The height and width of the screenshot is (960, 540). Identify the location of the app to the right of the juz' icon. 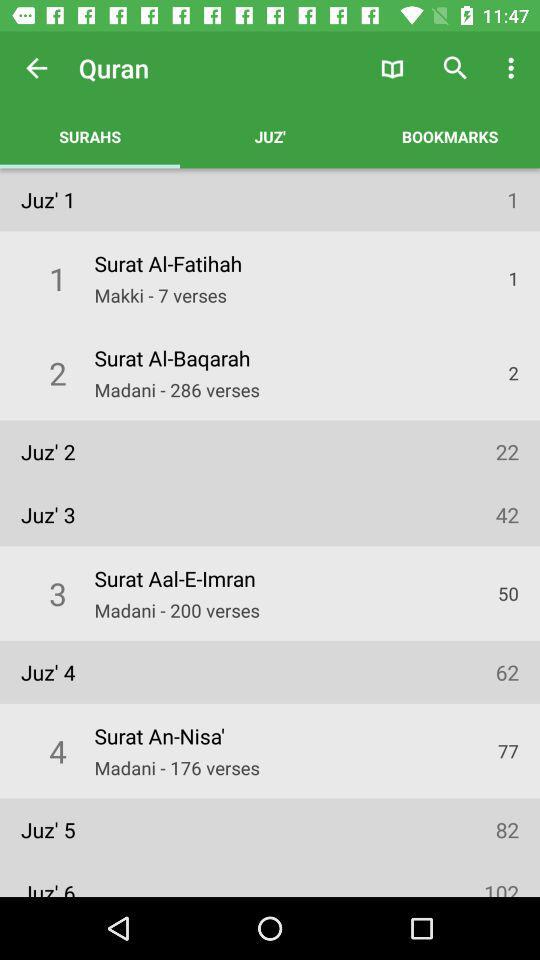
(449, 135).